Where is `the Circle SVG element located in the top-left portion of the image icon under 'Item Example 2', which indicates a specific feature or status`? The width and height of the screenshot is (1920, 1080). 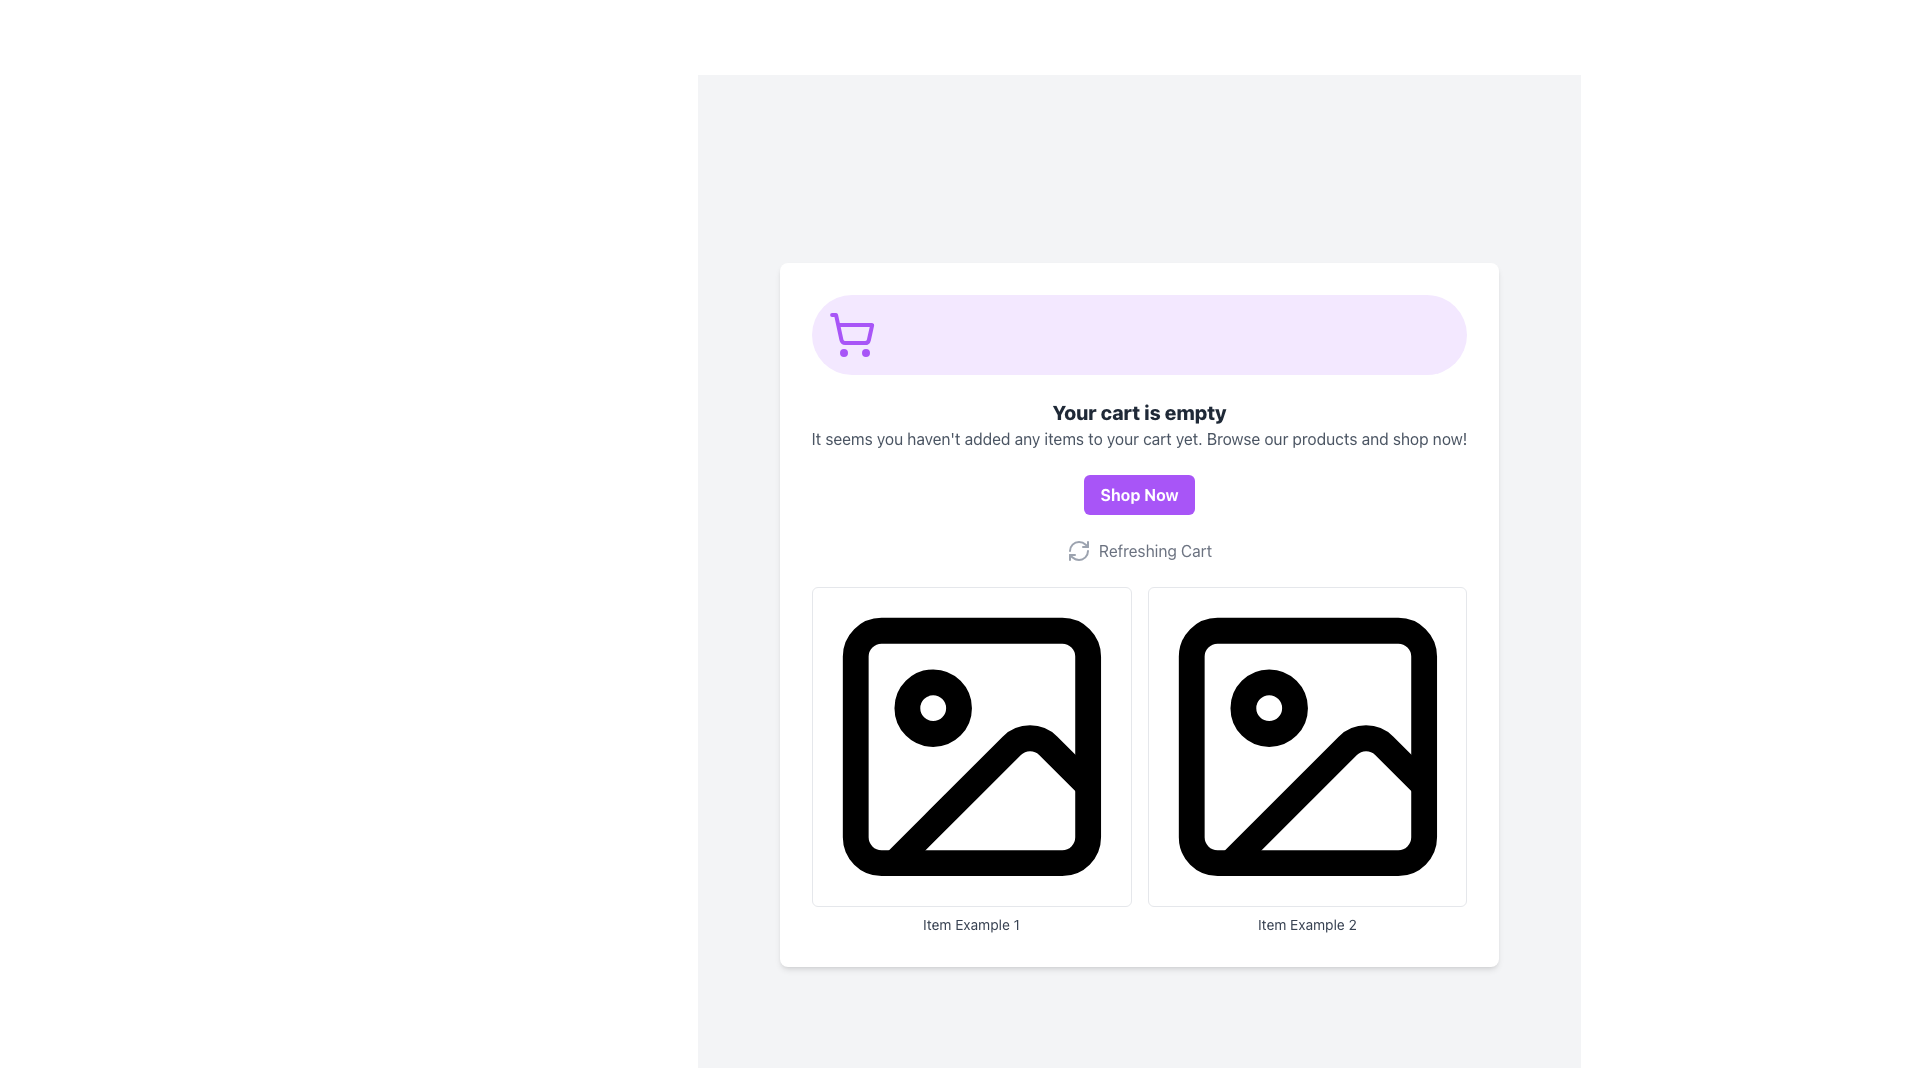
the Circle SVG element located in the top-left portion of the image icon under 'Item Example 2', which indicates a specific feature or status is located at coordinates (1267, 707).